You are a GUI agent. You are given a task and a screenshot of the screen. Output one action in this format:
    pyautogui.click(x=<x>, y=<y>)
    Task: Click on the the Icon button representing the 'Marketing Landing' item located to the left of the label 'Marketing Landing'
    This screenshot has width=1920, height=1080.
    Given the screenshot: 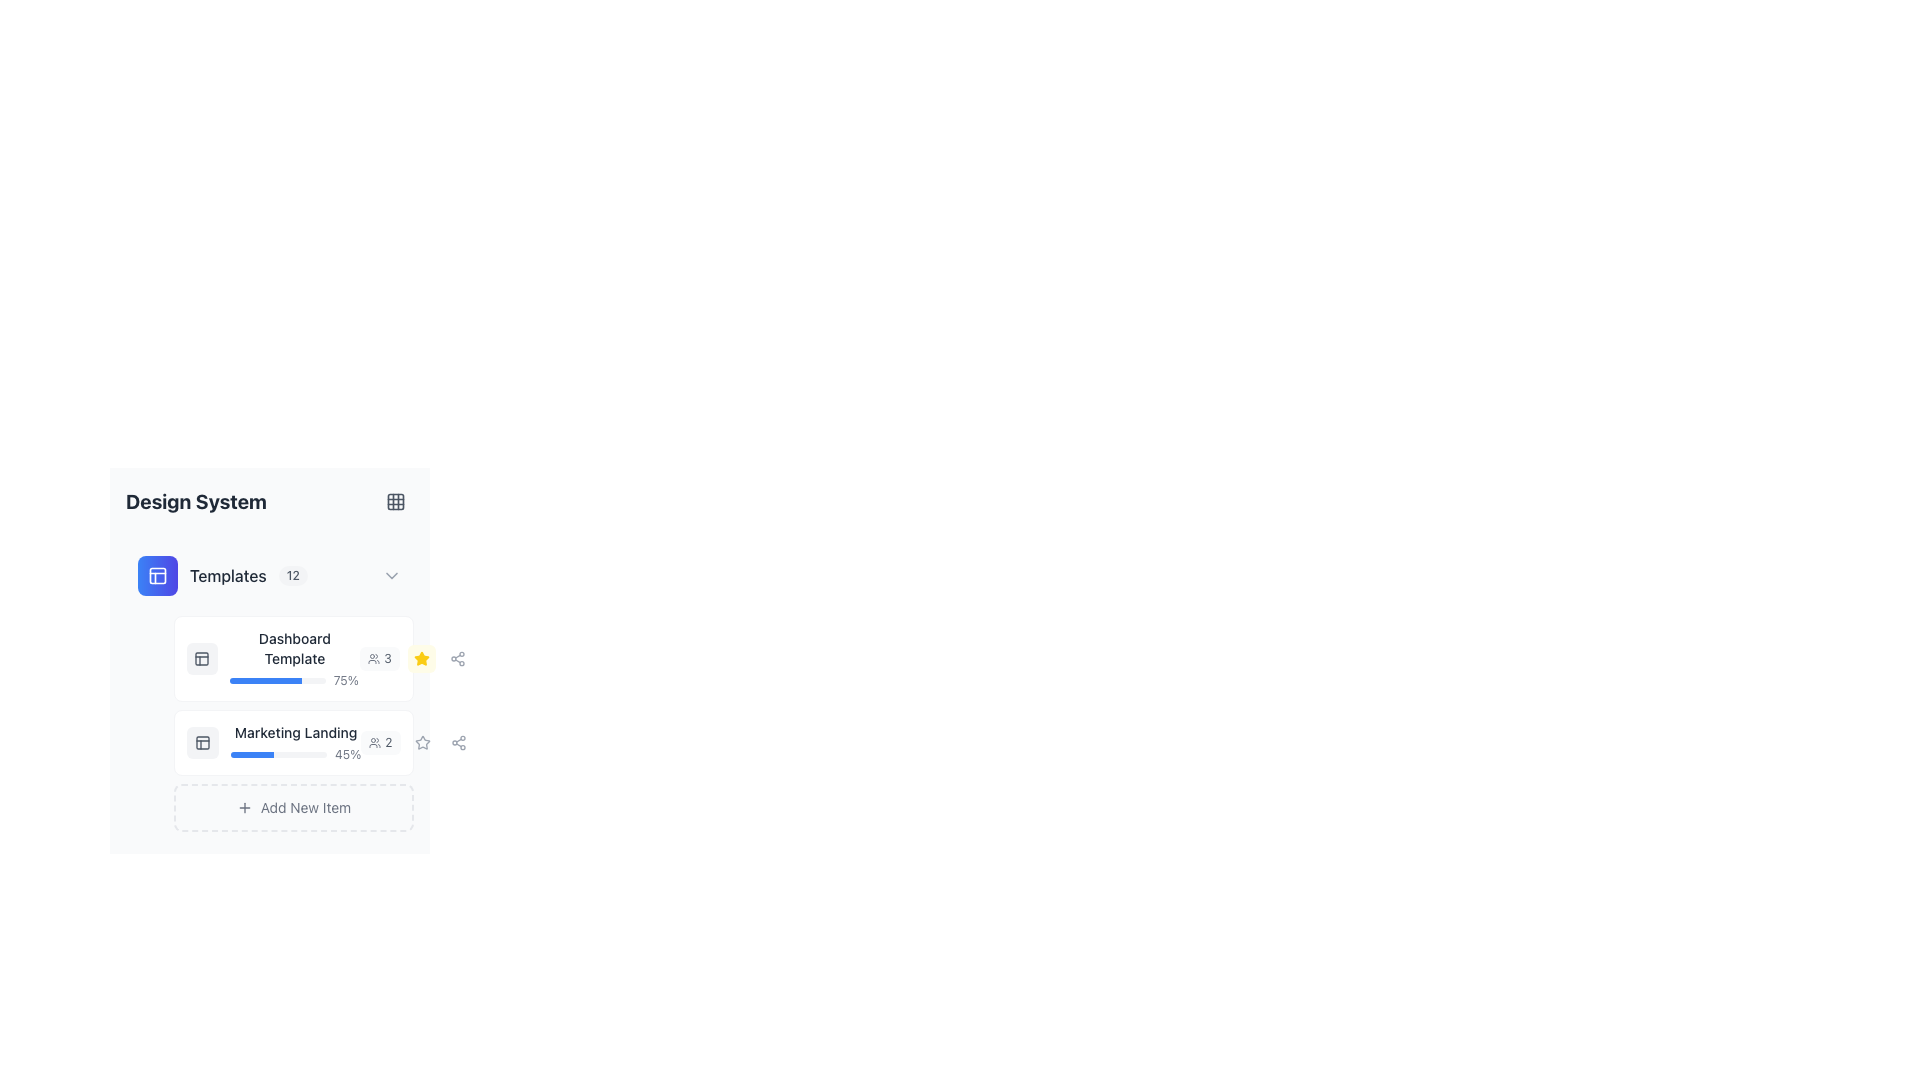 What is the action you would take?
    pyautogui.click(x=202, y=743)
    